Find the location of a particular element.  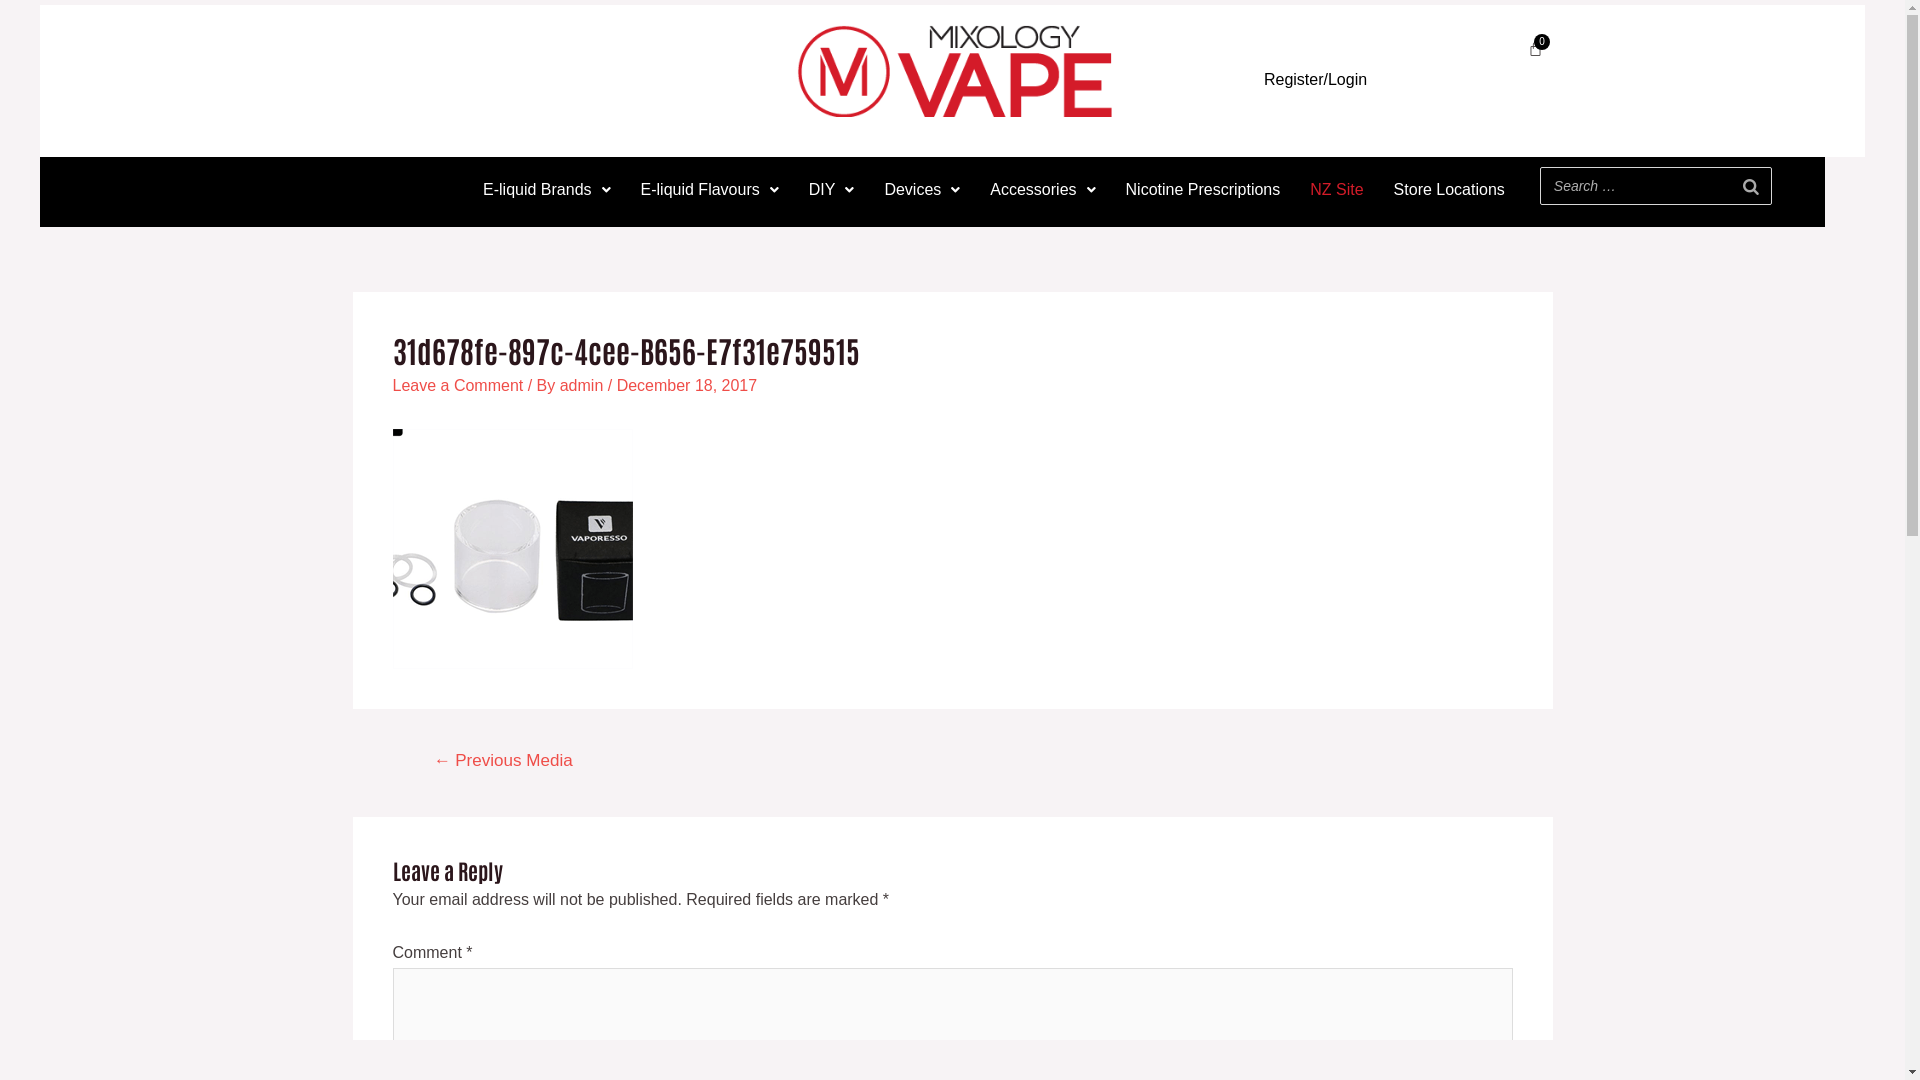

'DIY' is located at coordinates (831, 189).